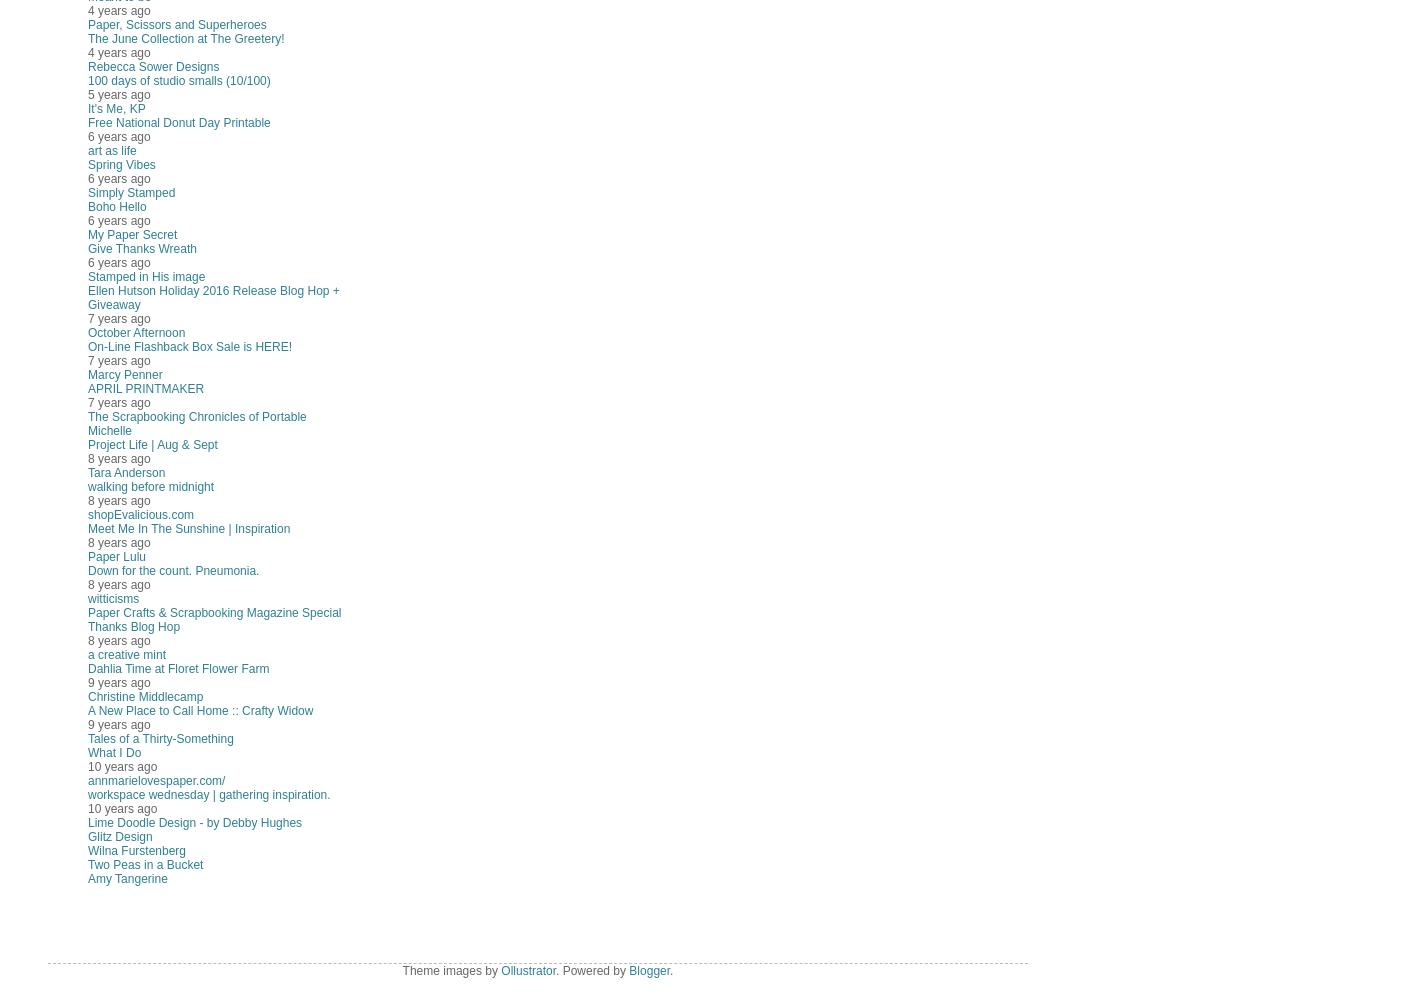 This screenshot has width=1420, height=996. I want to click on 'Ellen Hutson Holiday 2016 Release Blog Hop + Giveaway', so click(213, 297).